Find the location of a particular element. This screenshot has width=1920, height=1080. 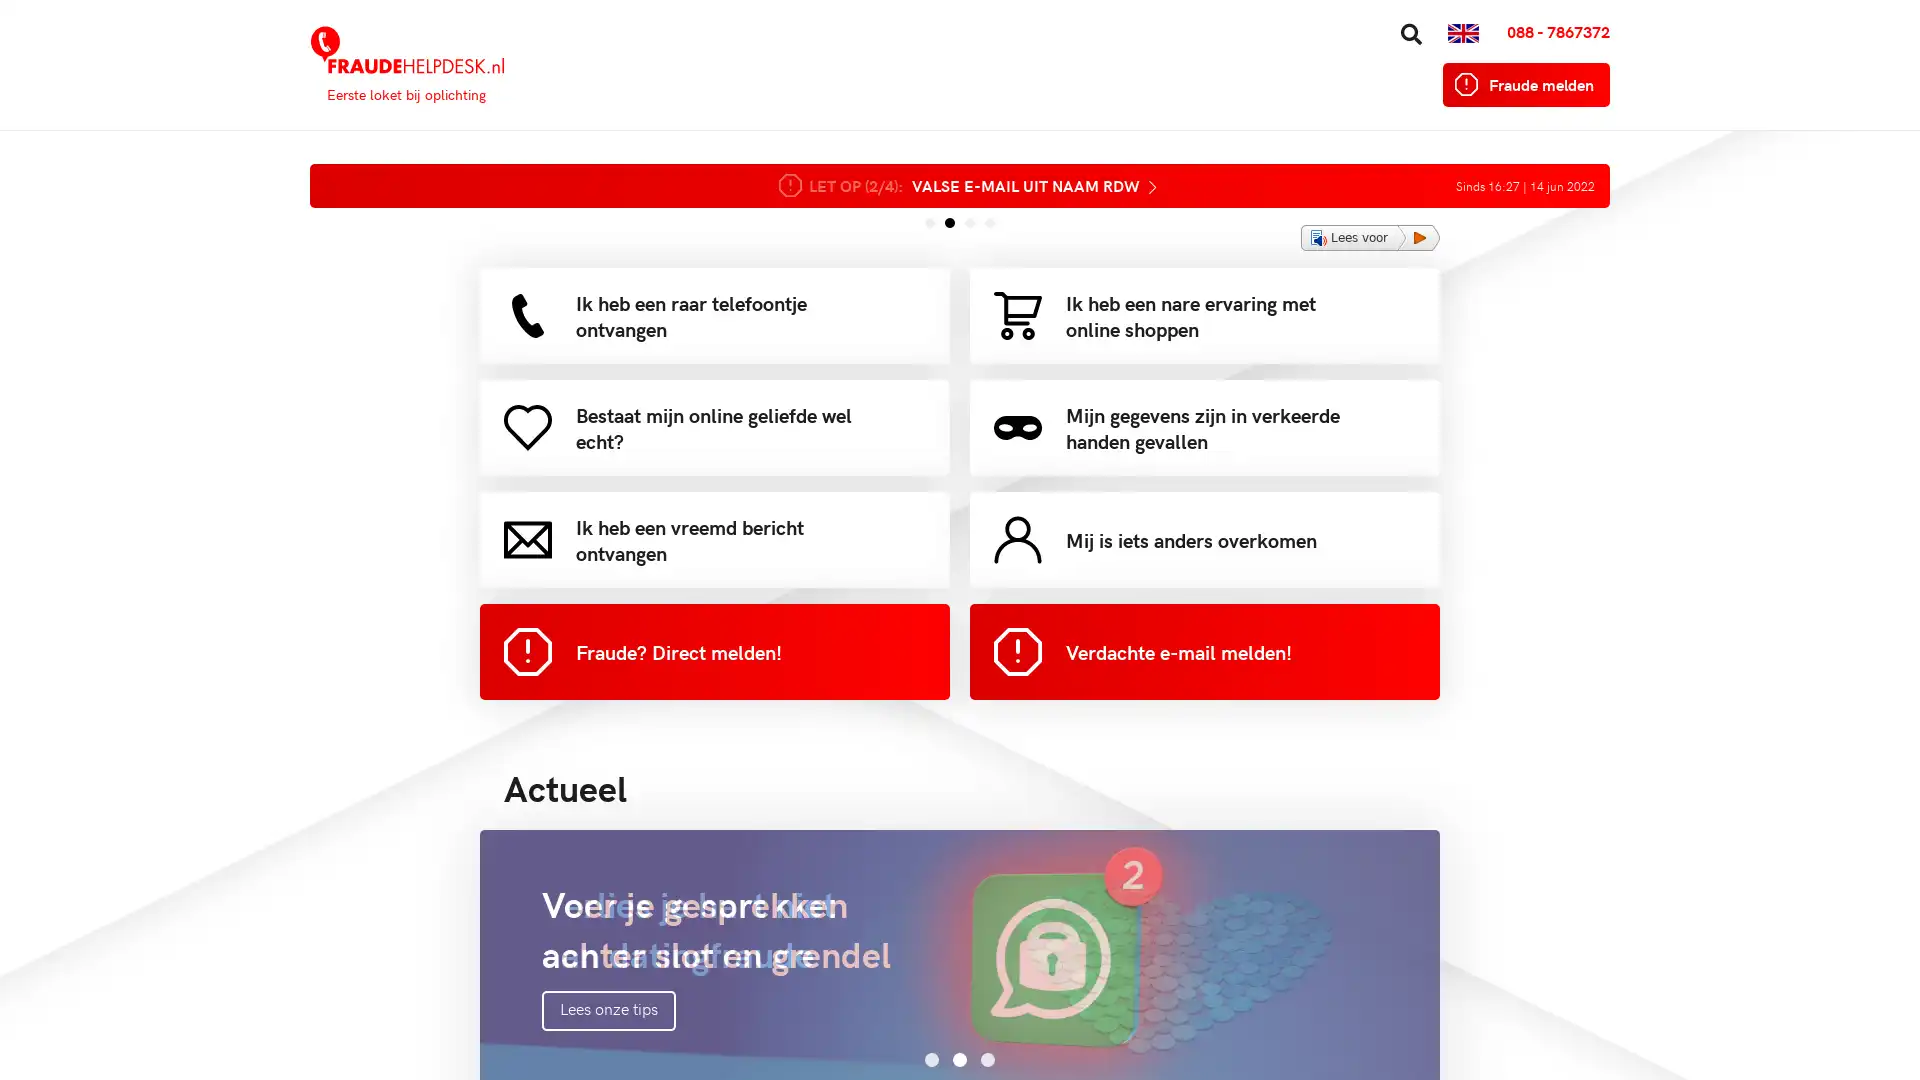

Zoeken is located at coordinates (1339, 23).